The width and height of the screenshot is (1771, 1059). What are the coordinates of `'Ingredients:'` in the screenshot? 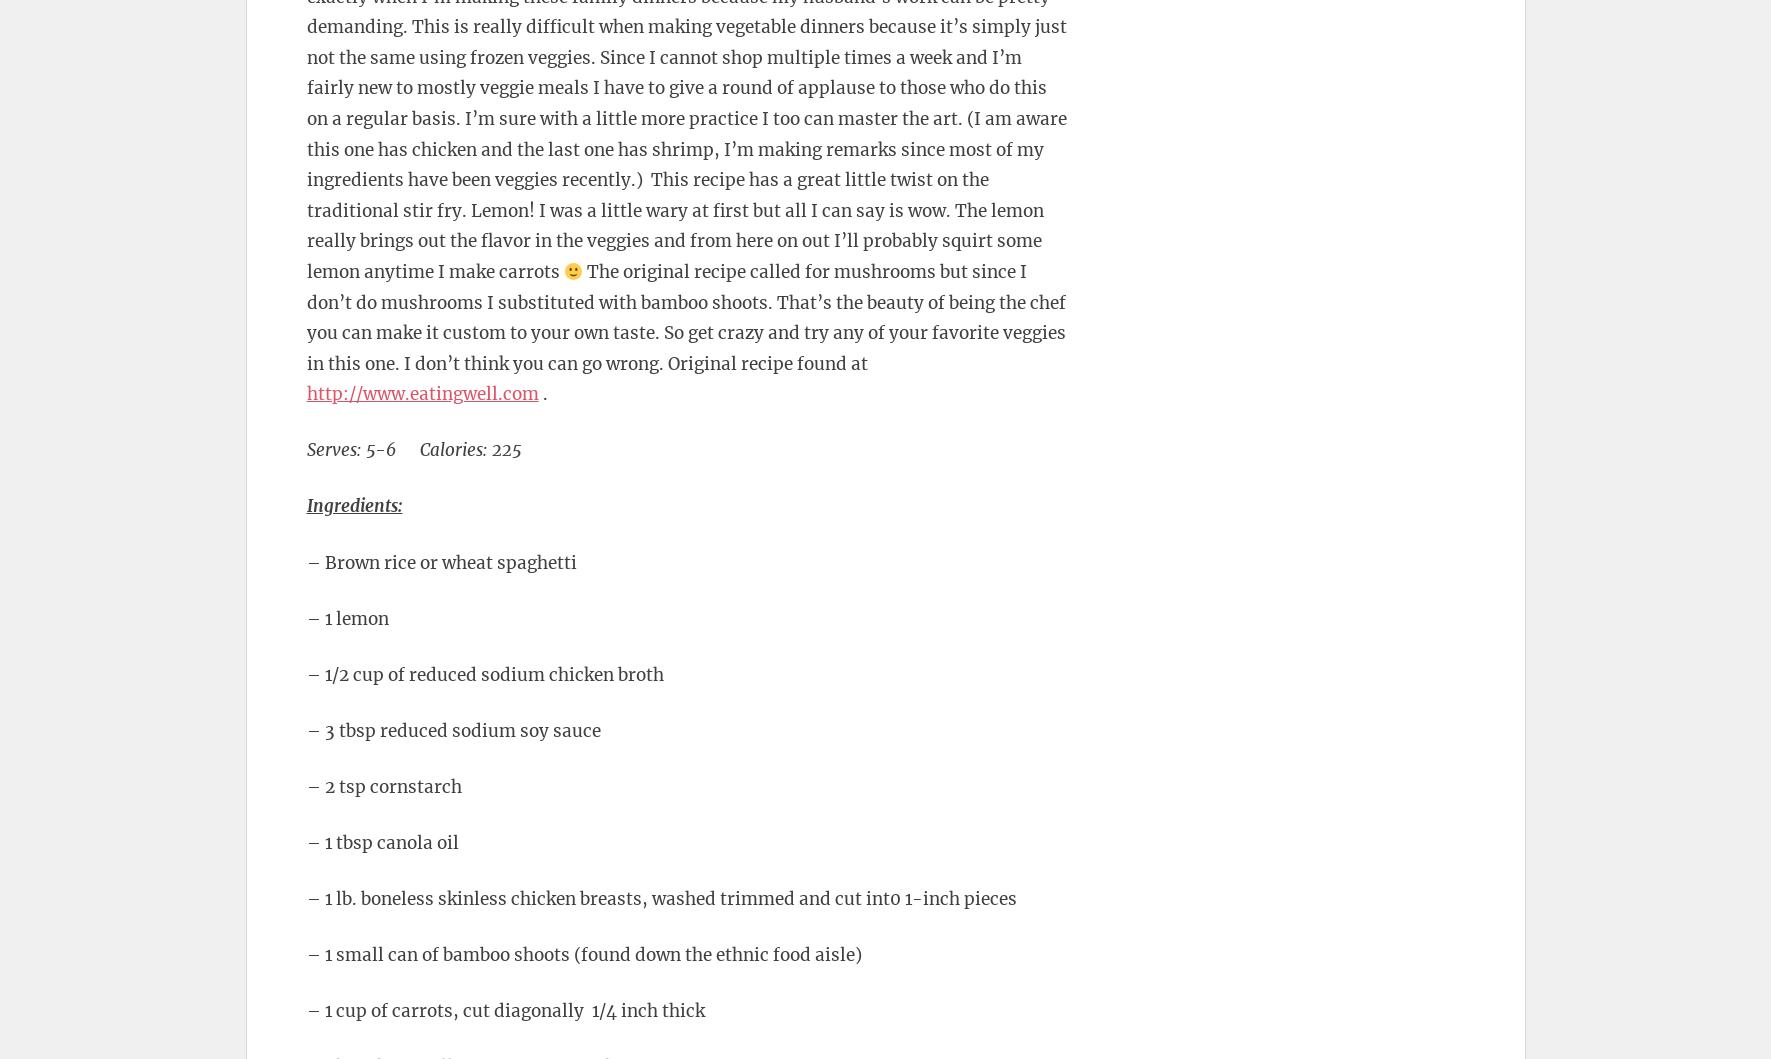 It's located at (353, 505).